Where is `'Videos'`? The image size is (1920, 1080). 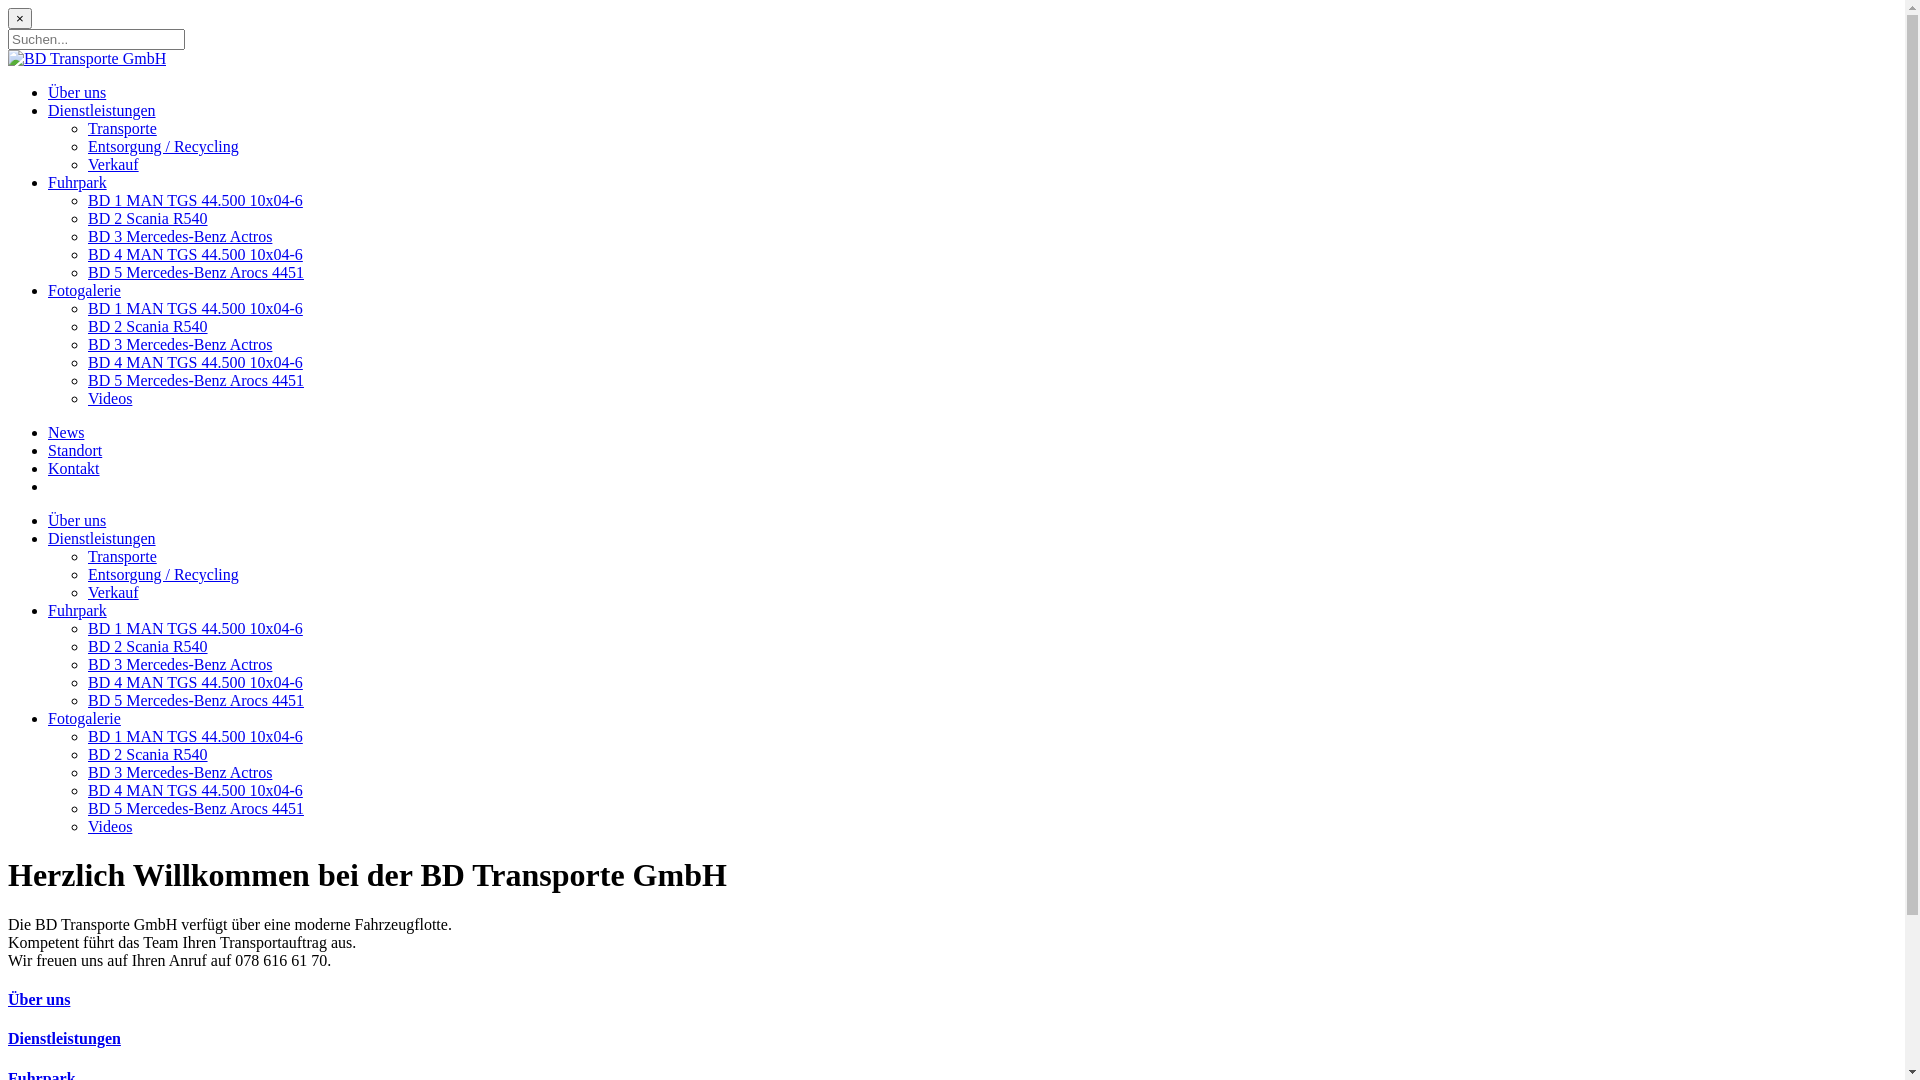 'Videos' is located at coordinates (109, 826).